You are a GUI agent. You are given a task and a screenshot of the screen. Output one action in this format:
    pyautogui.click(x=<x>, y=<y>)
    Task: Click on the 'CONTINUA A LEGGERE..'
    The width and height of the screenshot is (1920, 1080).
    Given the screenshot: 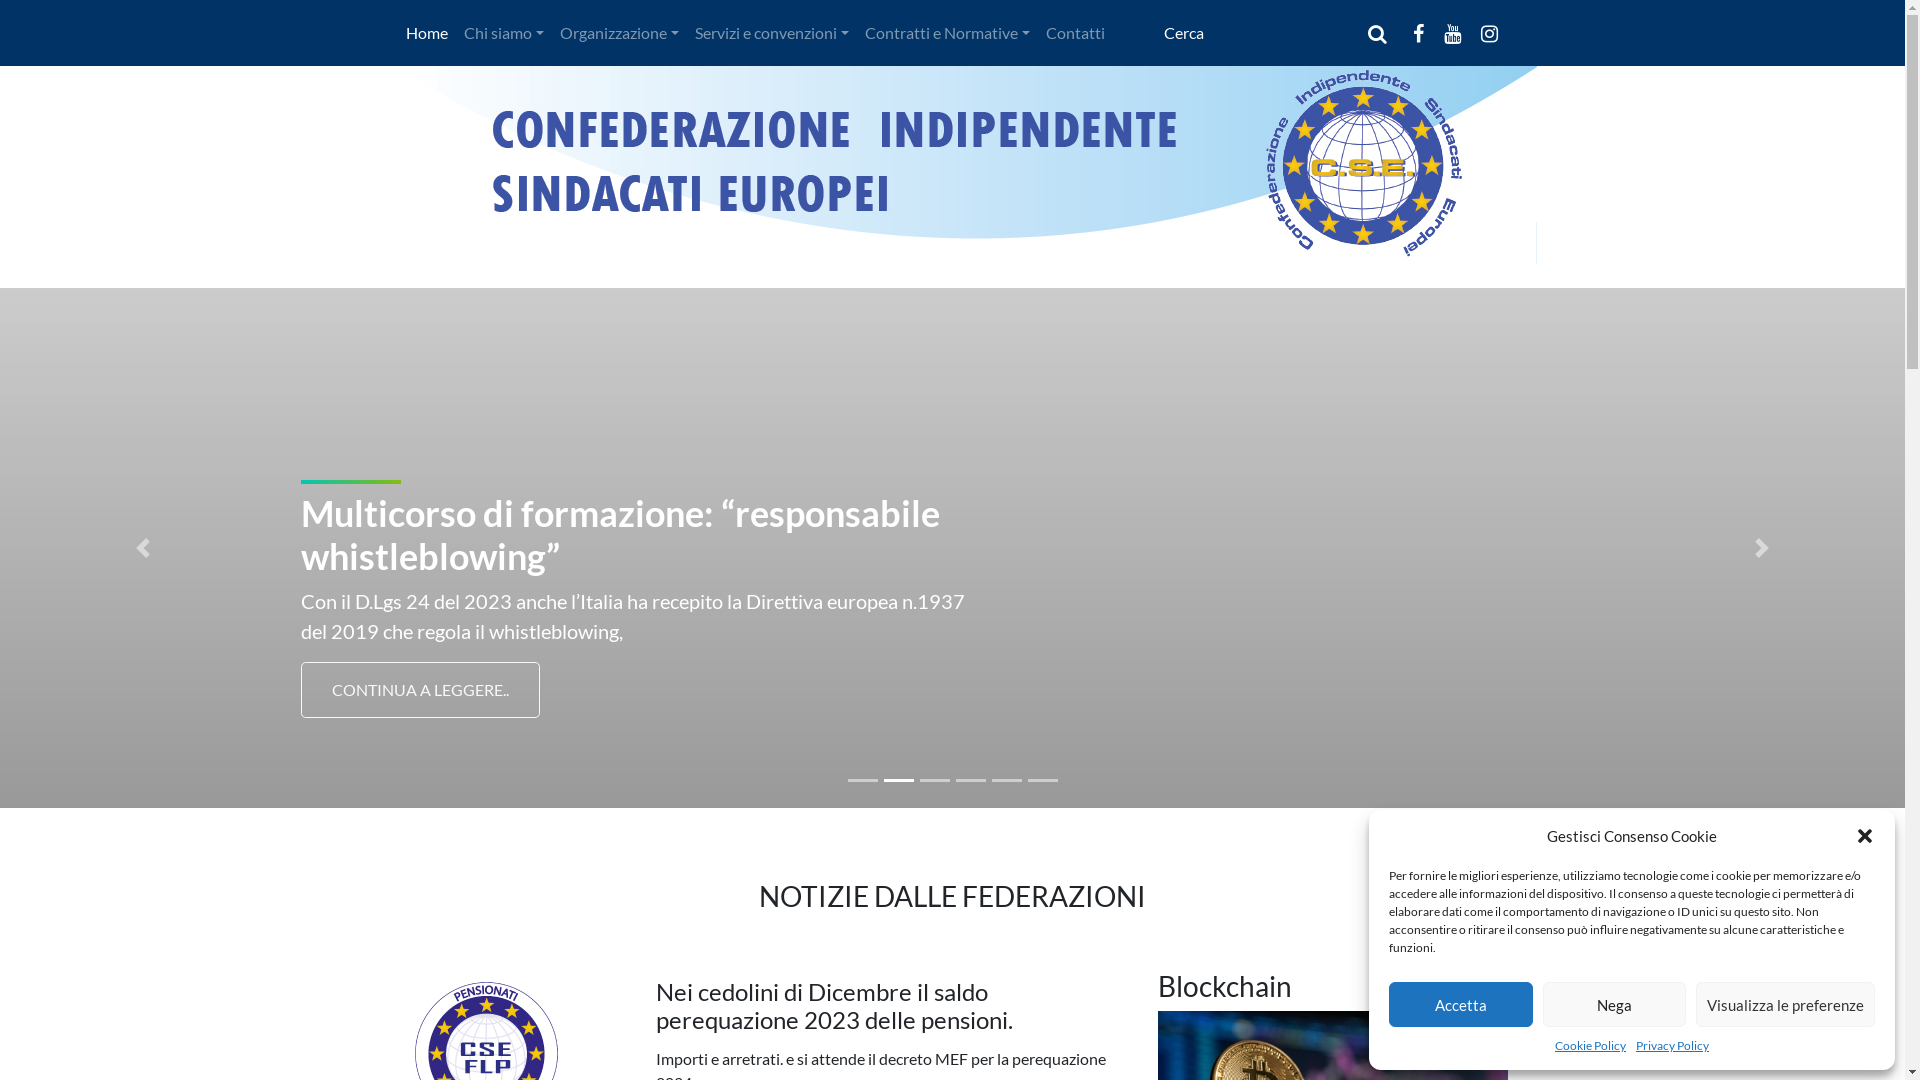 What is the action you would take?
    pyautogui.click(x=300, y=689)
    